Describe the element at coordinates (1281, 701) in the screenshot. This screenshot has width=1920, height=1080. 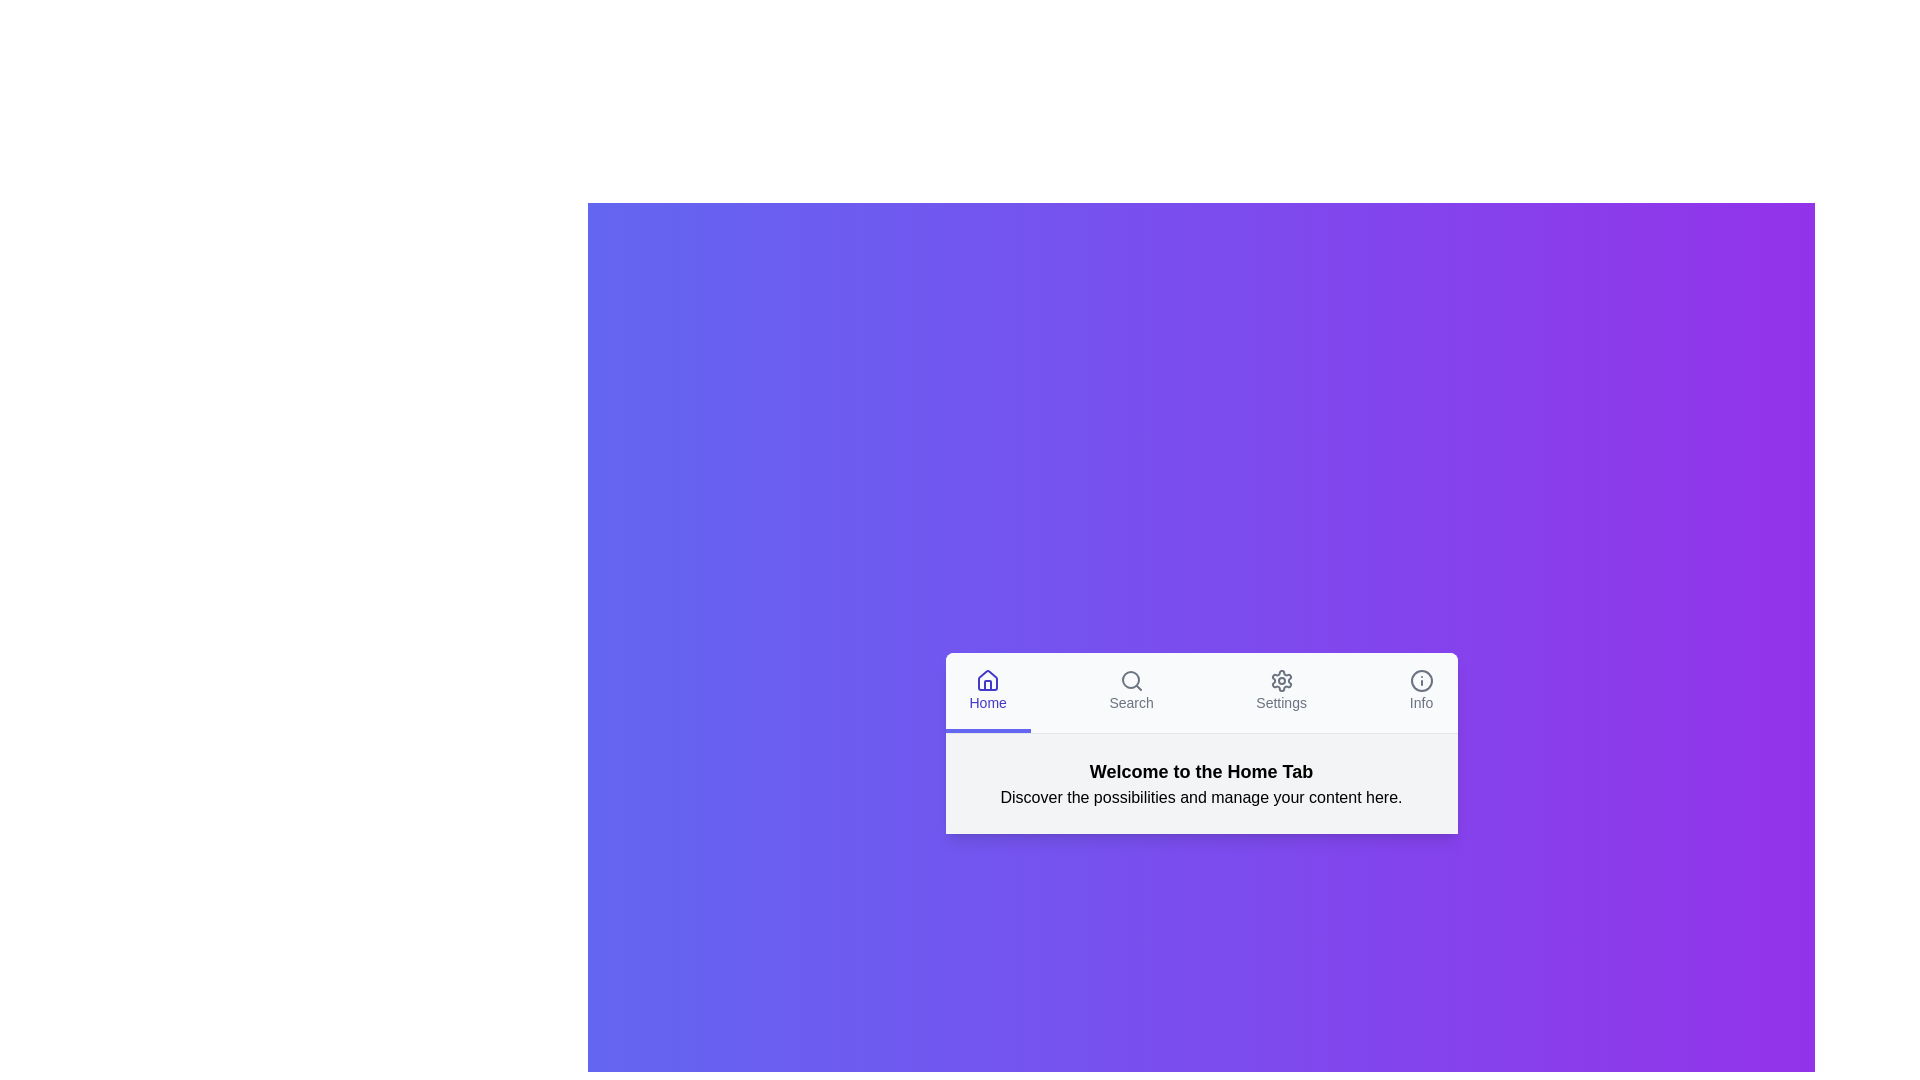
I see `the Text label in the bottom navigation bar that indicates the settings interface, positioned third from the left` at that location.